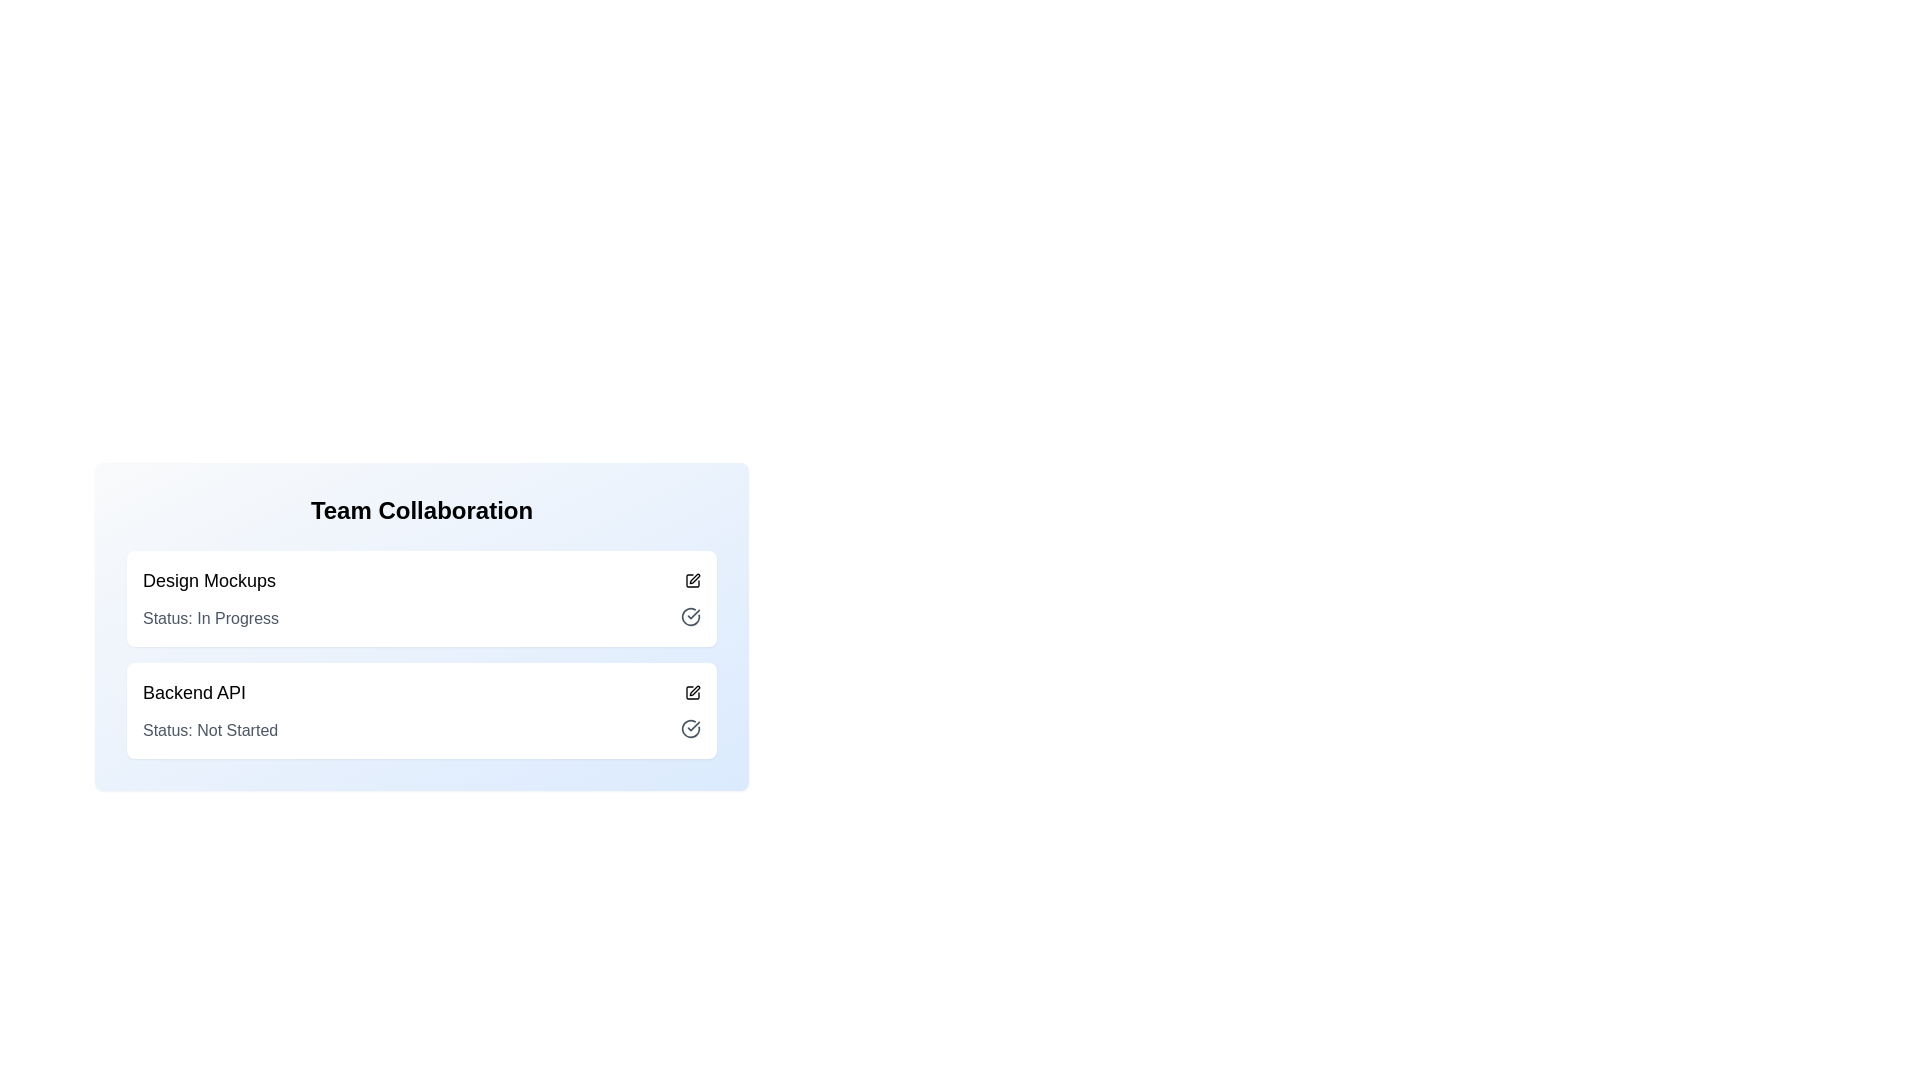 This screenshot has height=1080, width=1920. Describe the element at coordinates (691, 616) in the screenshot. I see `the circular icon with a checkmark inside, located in the 'Status: In Progress' section at the top-right corner, adjacent to the status text` at that location.